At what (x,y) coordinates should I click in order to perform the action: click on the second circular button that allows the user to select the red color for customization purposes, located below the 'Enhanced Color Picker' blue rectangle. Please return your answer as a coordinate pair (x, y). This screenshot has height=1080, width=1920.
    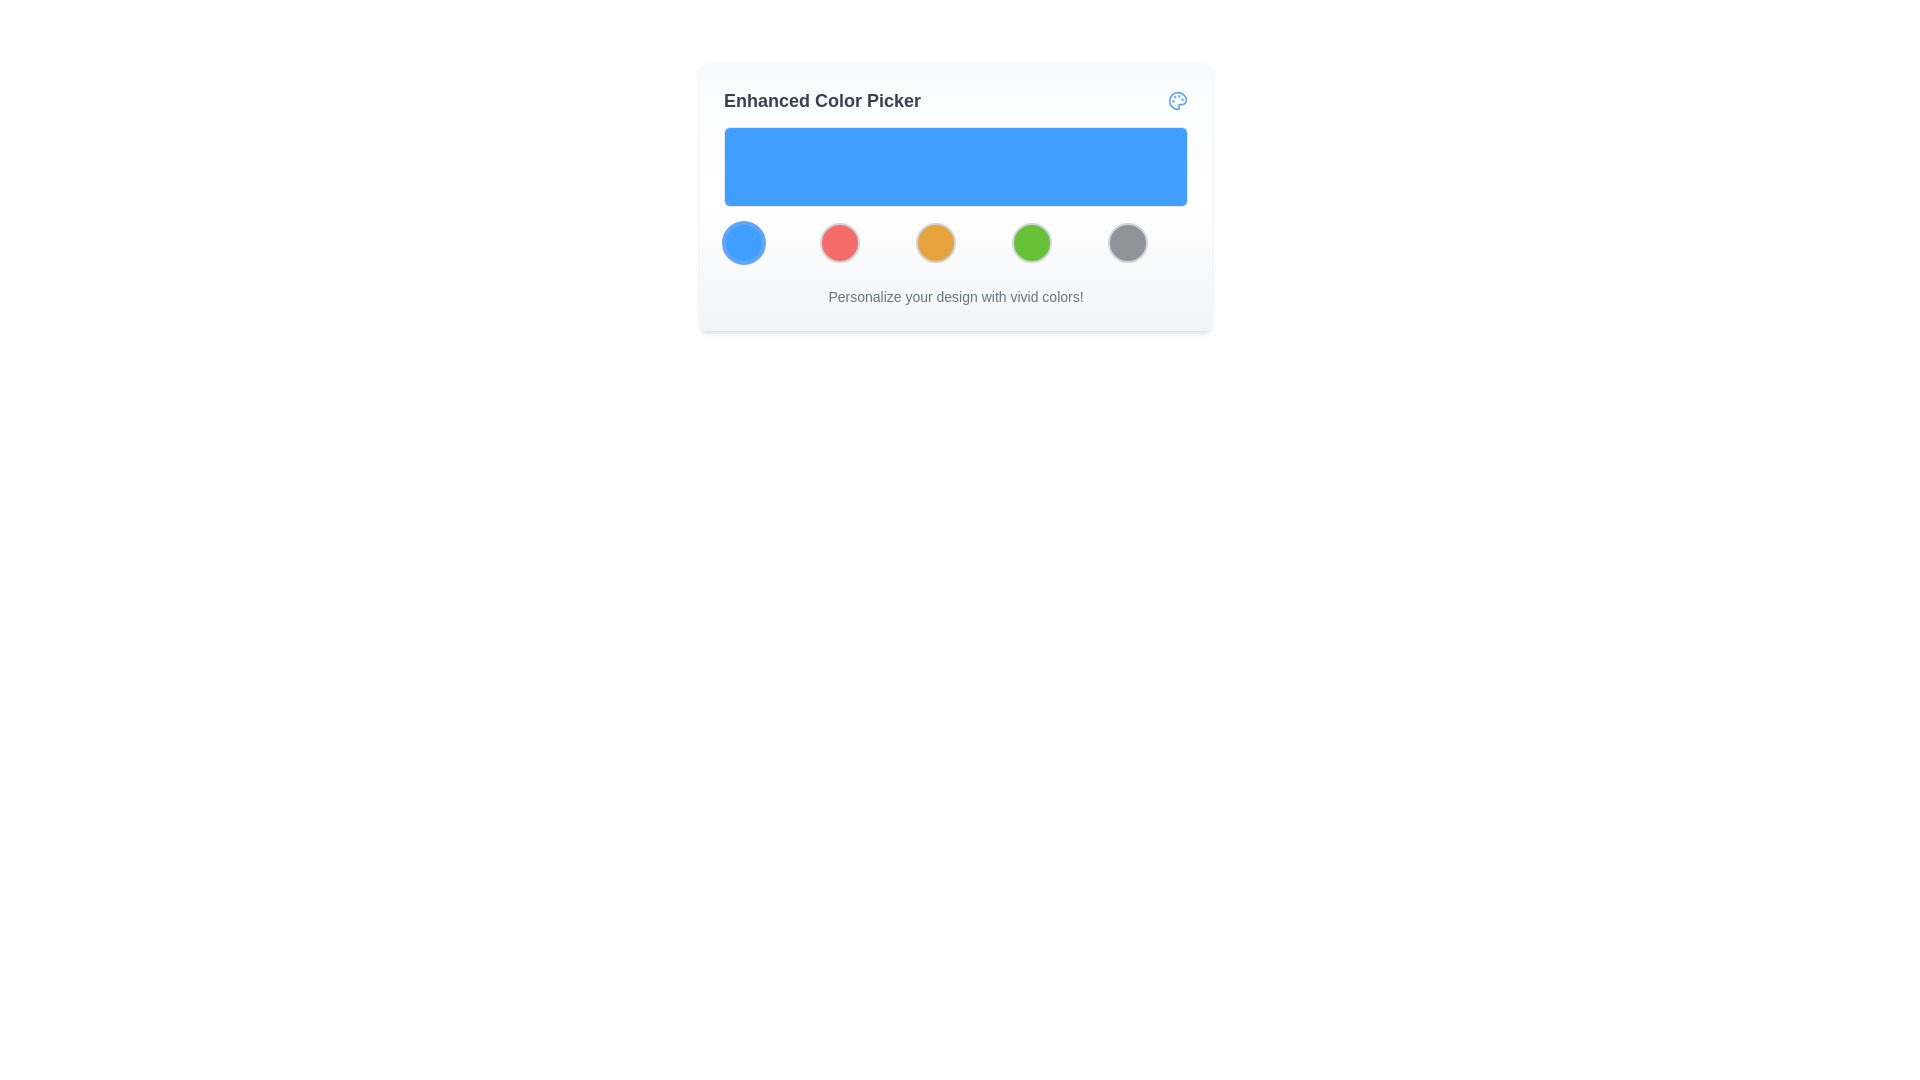
    Looking at the image, I should click on (840, 242).